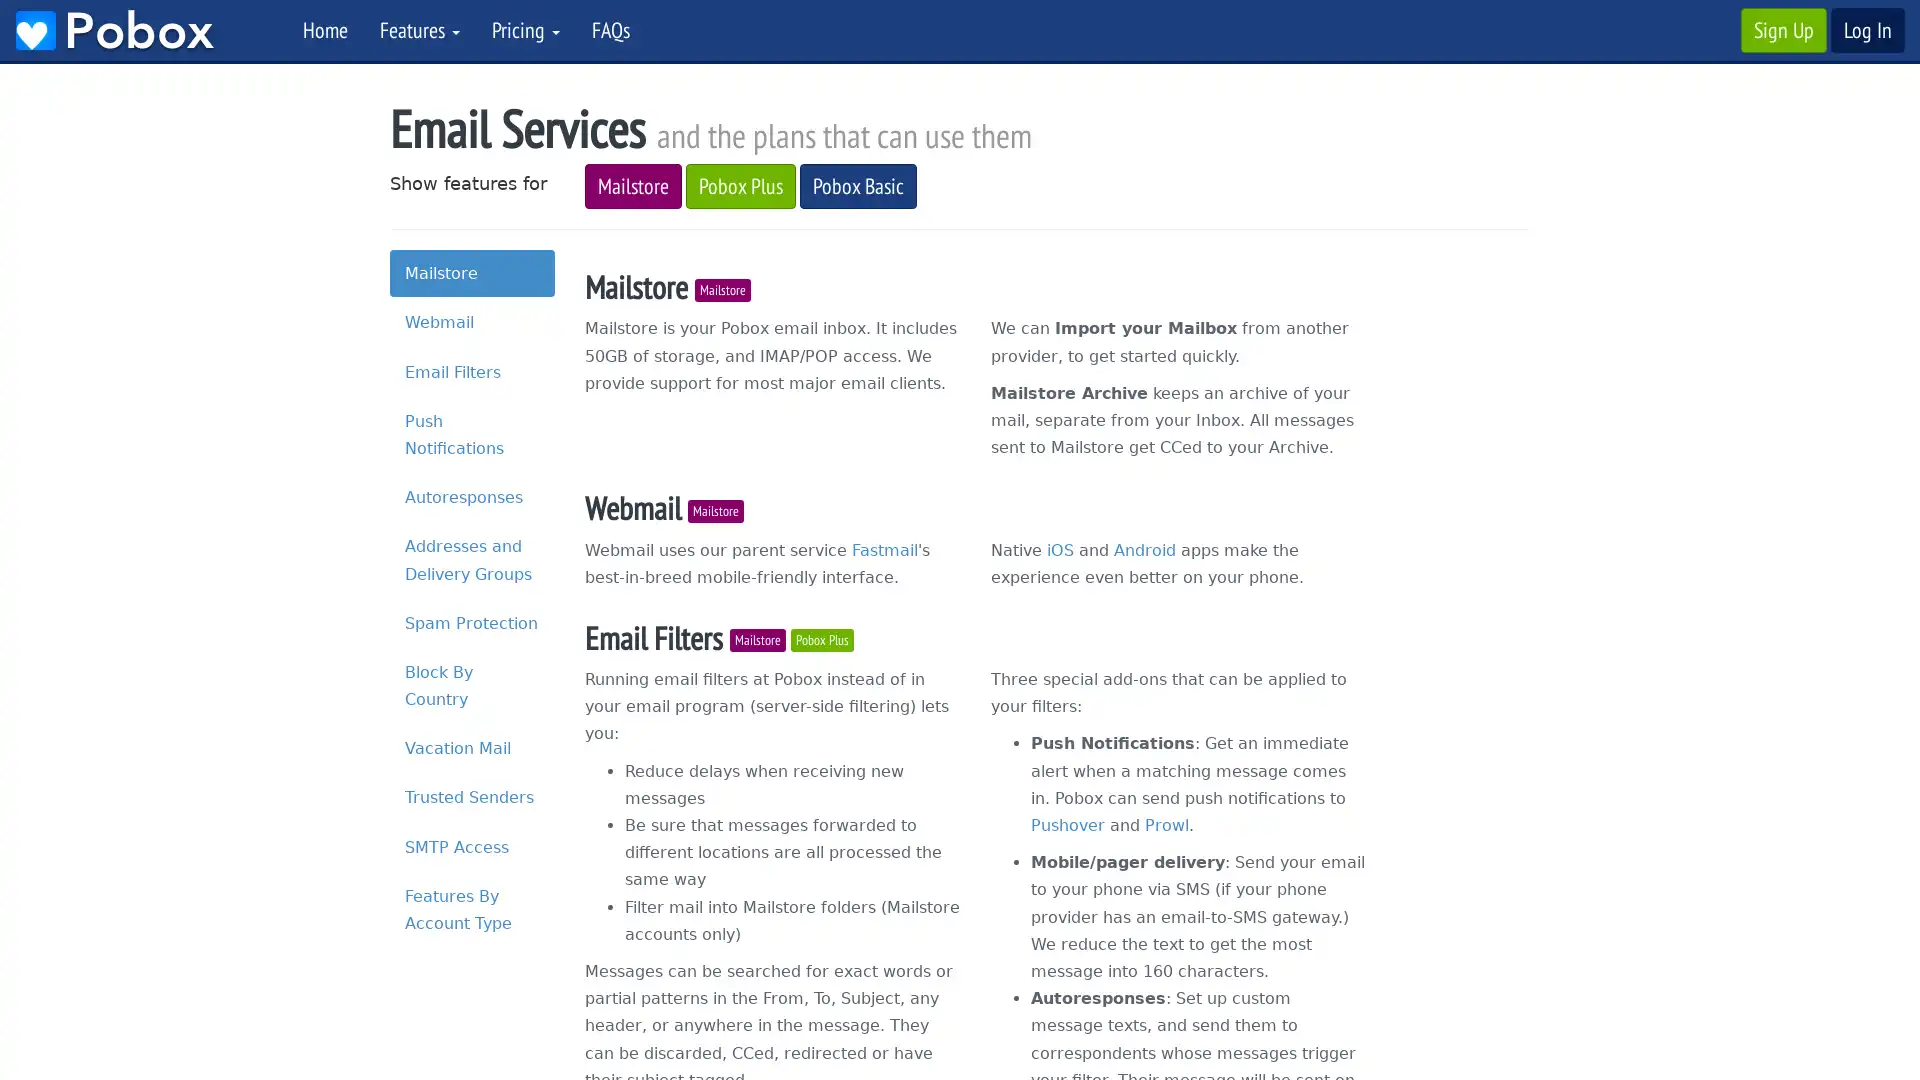 The image size is (1920, 1080). Describe the element at coordinates (757, 640) in the screenshot. I see `Mailstore` at that location.